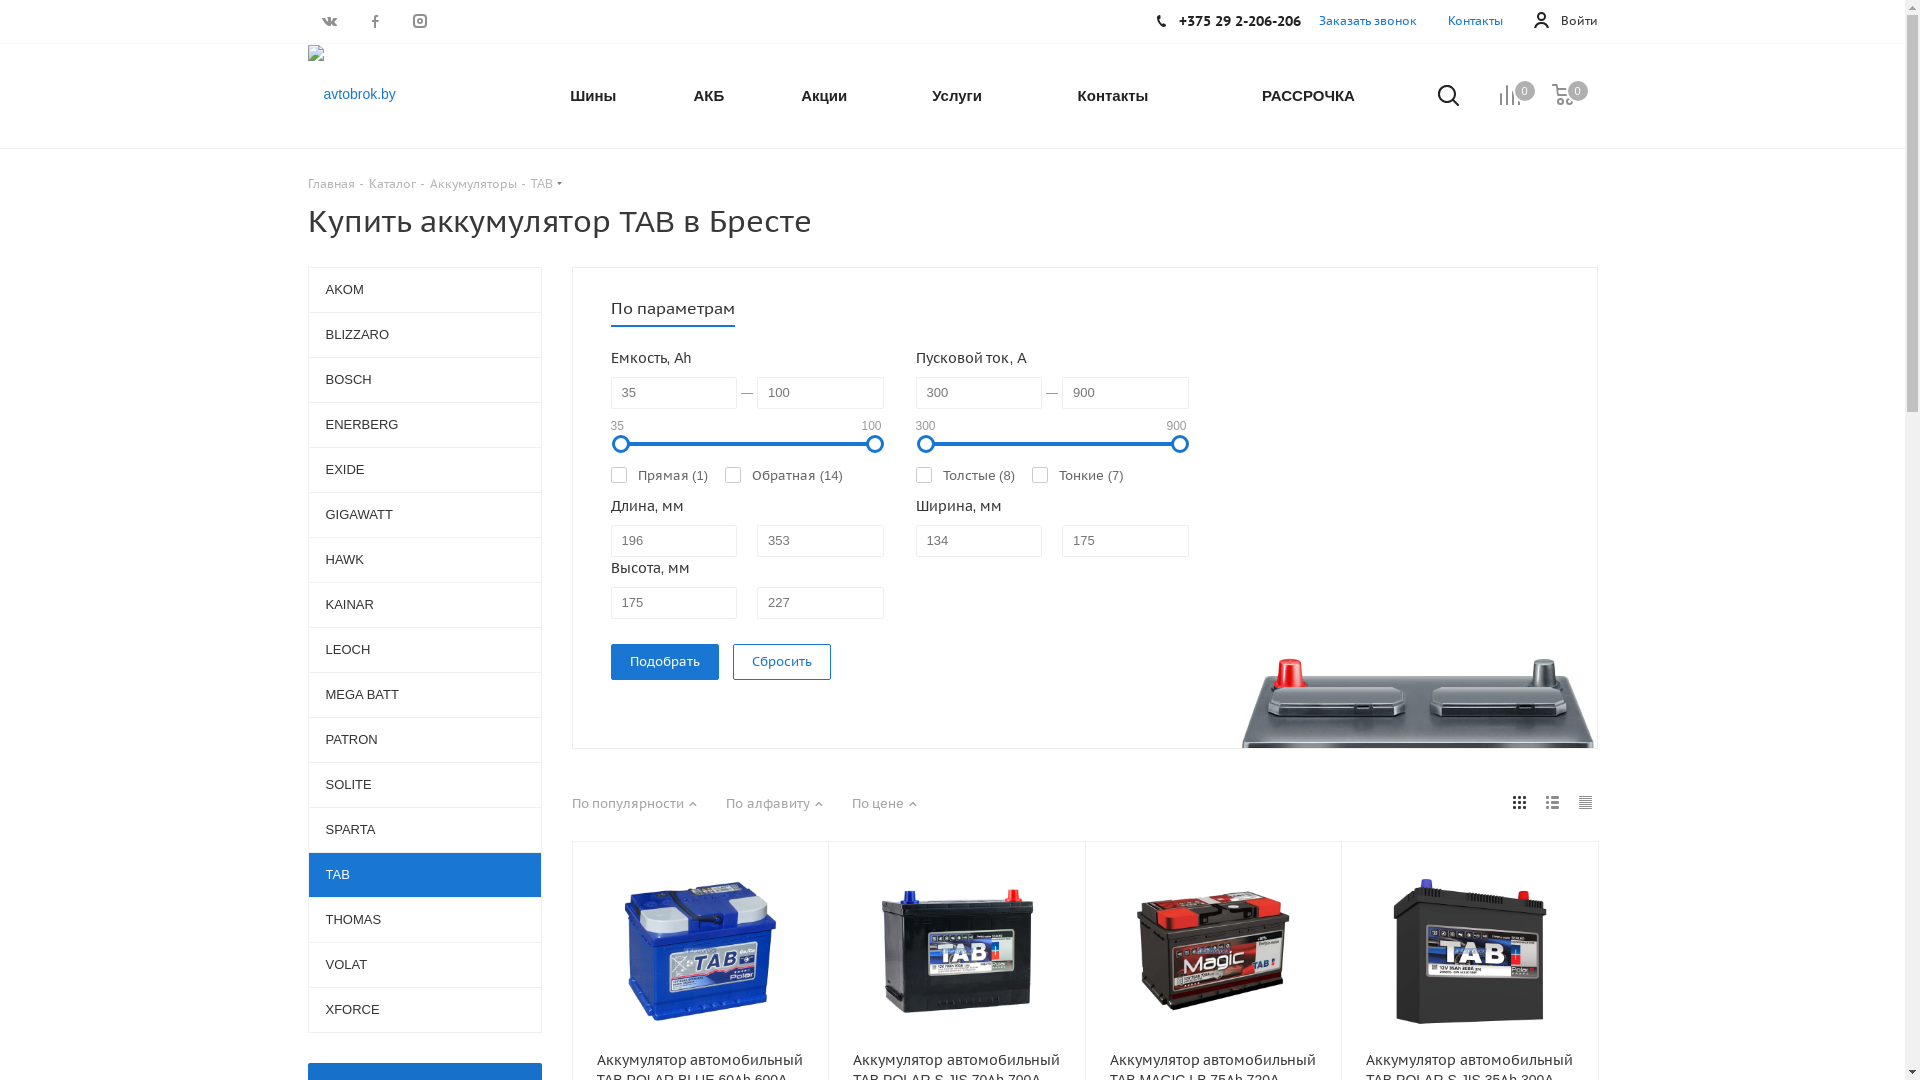 The image size is (1920, 1080). I want to click on 'LEOCH', so click(424, 649).